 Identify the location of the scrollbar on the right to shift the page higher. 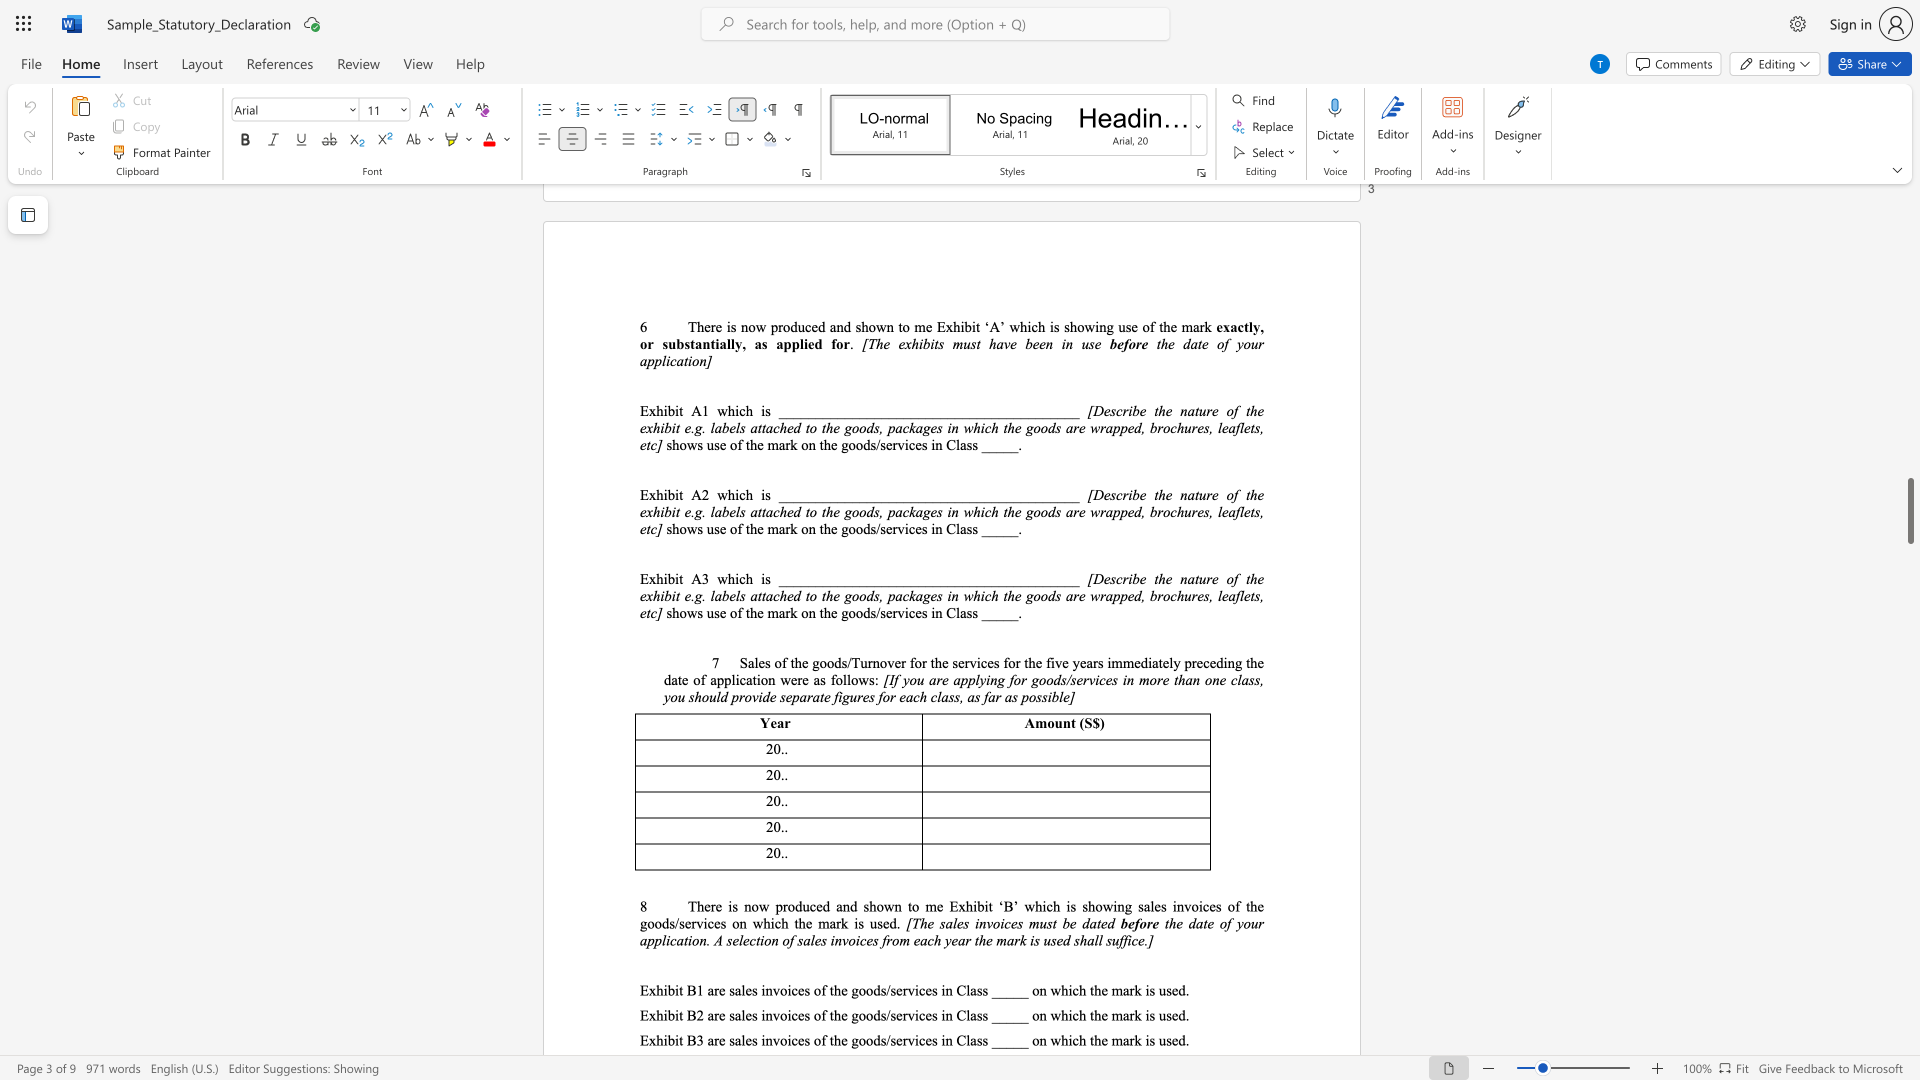
(1909, 319).